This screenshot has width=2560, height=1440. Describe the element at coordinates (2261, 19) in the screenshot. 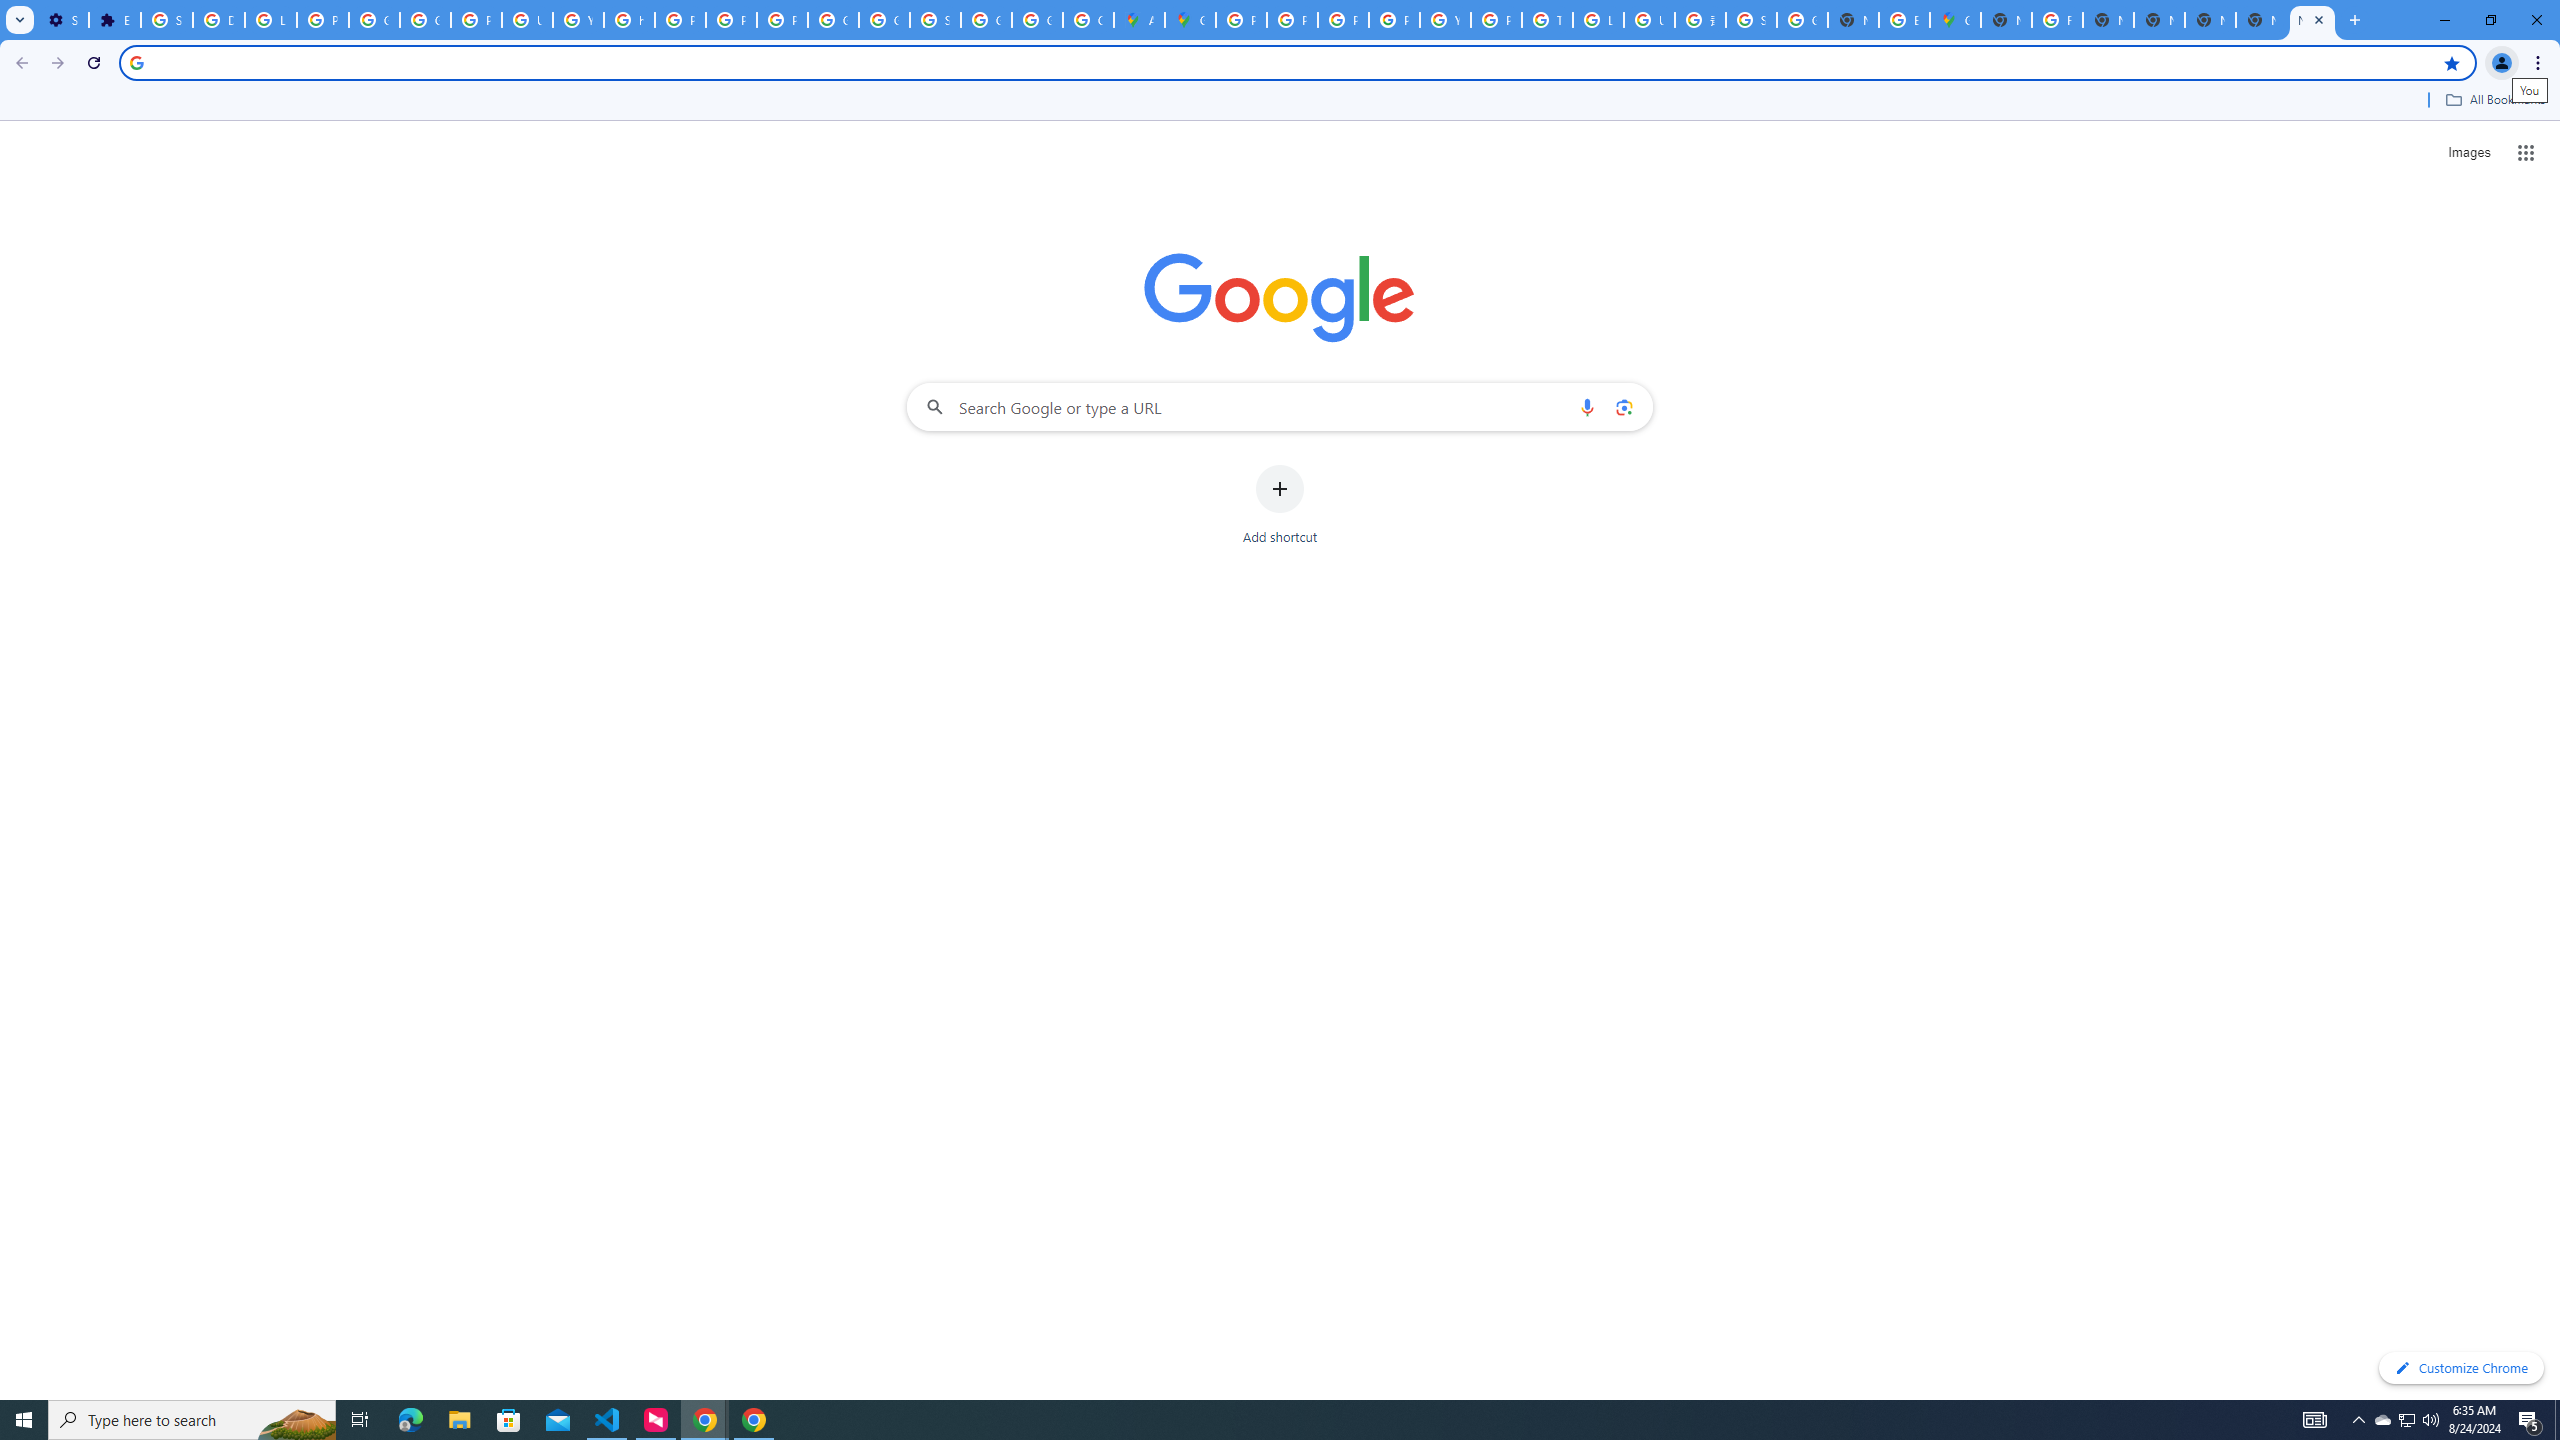

I see `'New Tab'` at that location.